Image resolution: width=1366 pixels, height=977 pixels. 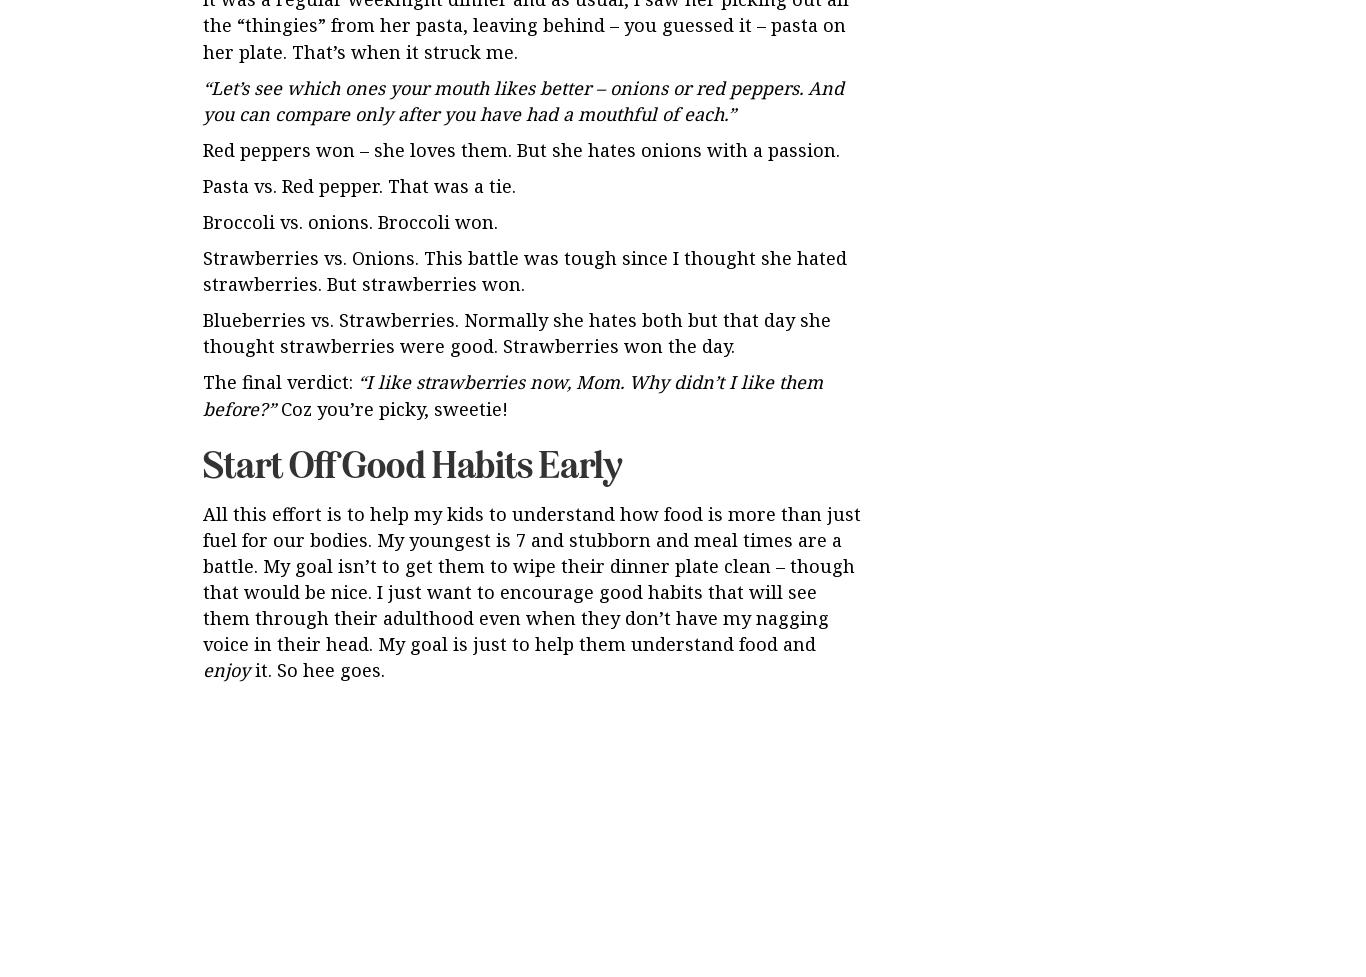 What do you see at coordinates (317, 670) in the screenshot?
I see `'it. So hee goes.'` at bounding box center [317, 670].